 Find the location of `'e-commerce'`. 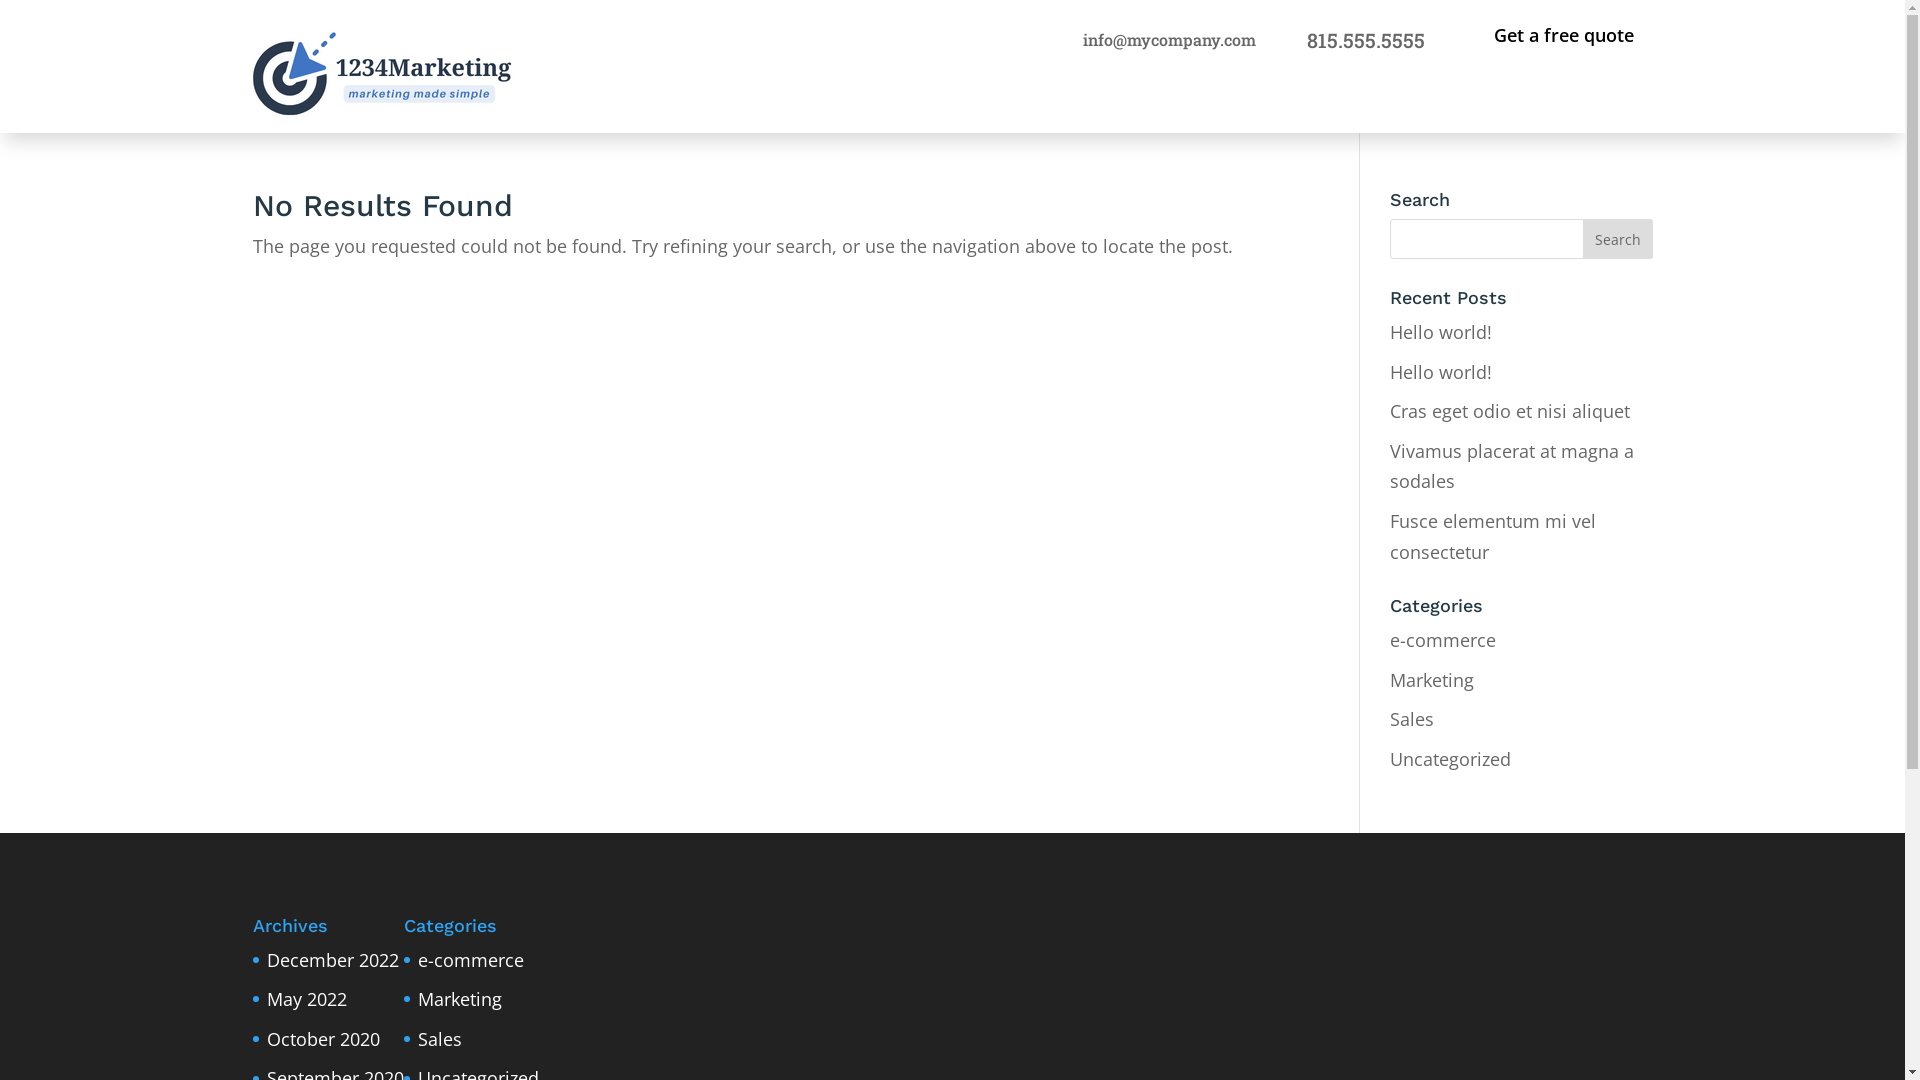

'e-commerce' is located at coordinates (1443, 640).